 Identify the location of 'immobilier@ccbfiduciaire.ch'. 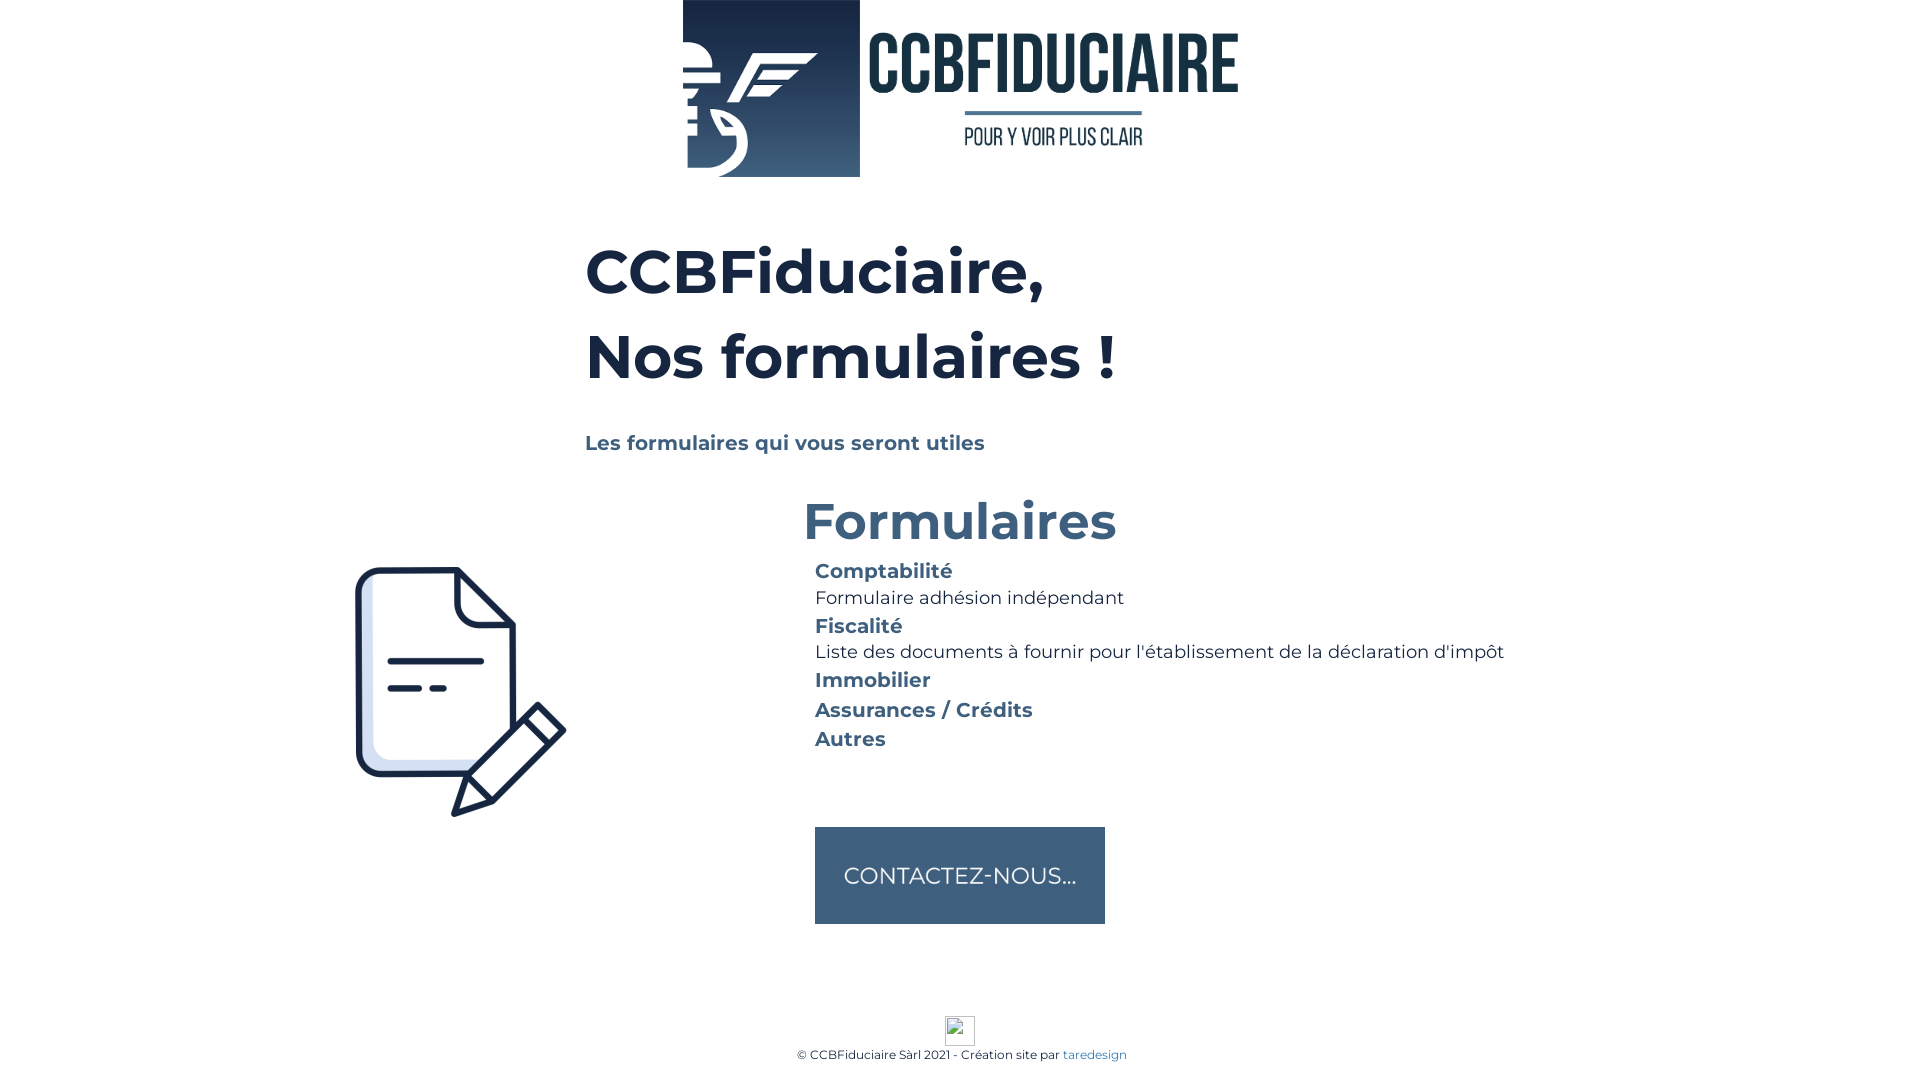
(937, 1006).